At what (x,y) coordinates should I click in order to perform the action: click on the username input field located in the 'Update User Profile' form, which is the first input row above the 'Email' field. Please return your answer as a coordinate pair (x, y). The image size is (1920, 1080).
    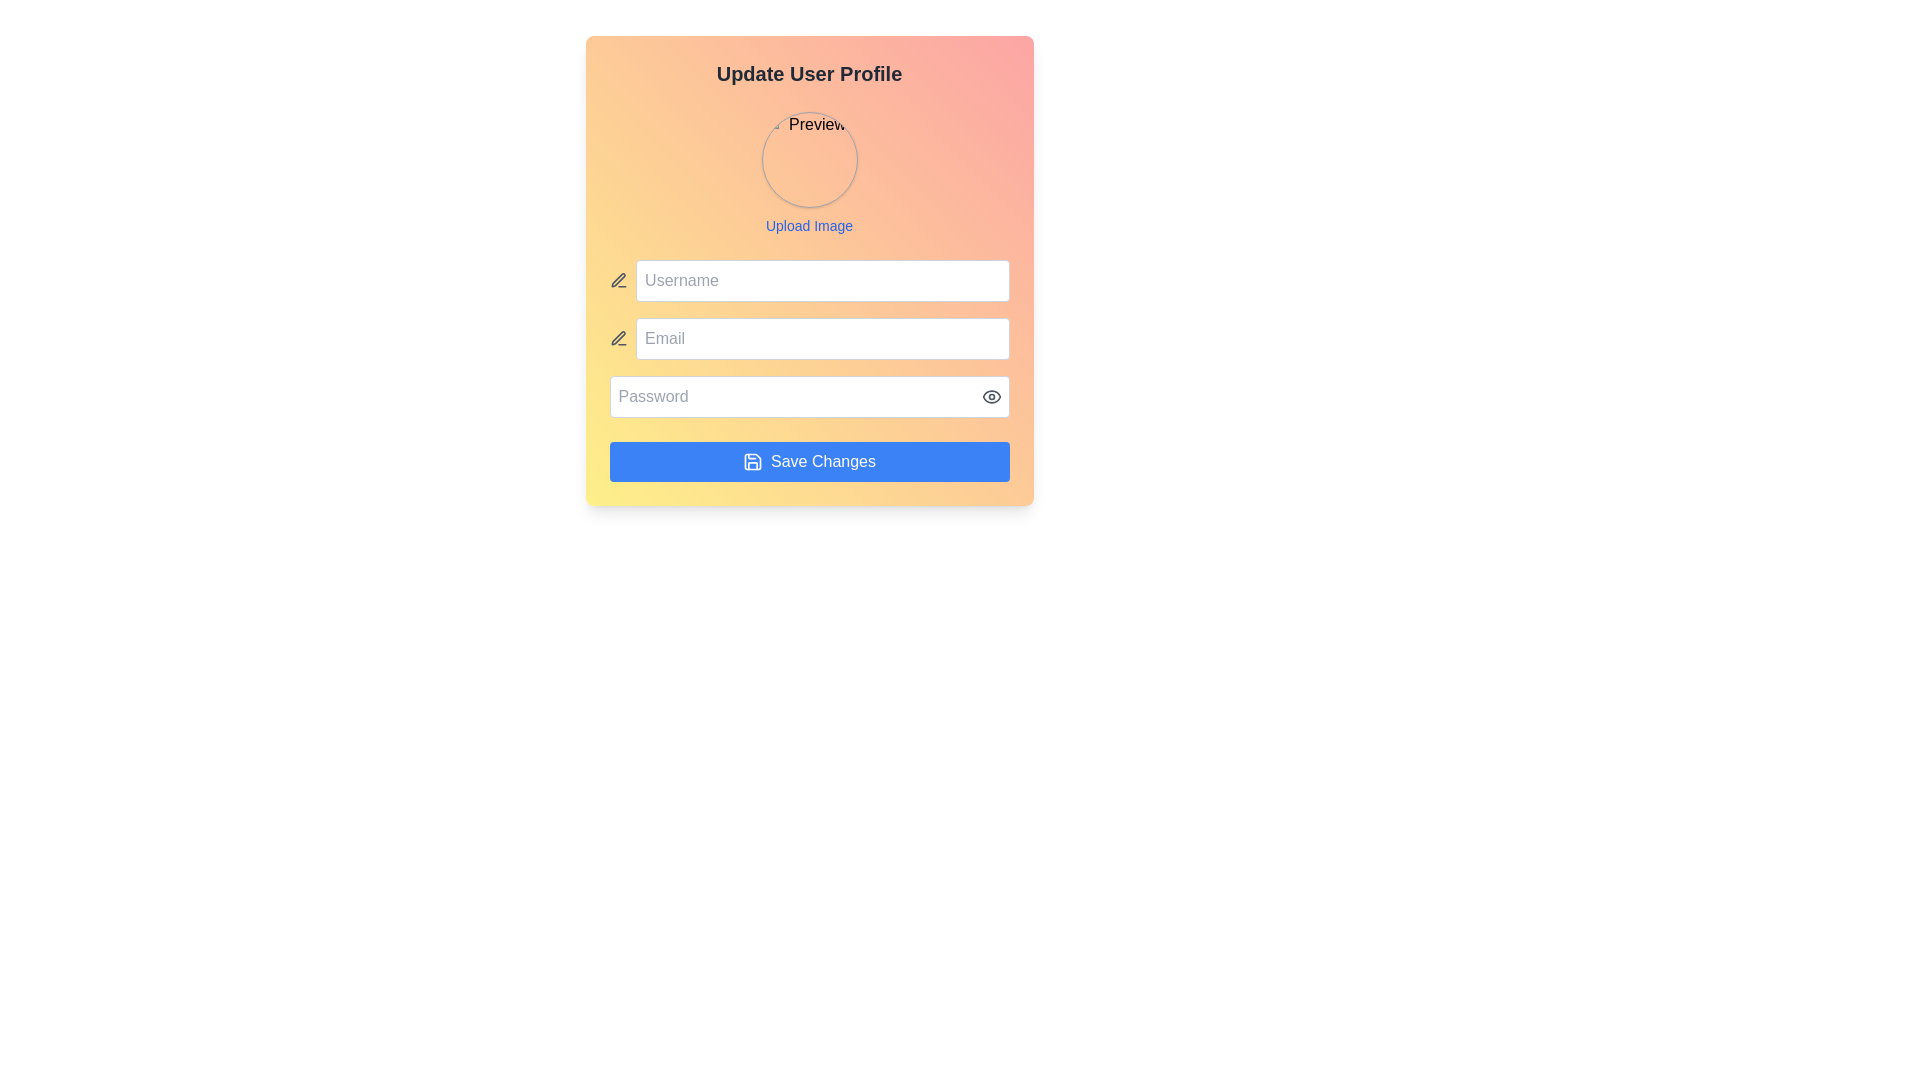
    Looking at the image, I should click on (809, 281).